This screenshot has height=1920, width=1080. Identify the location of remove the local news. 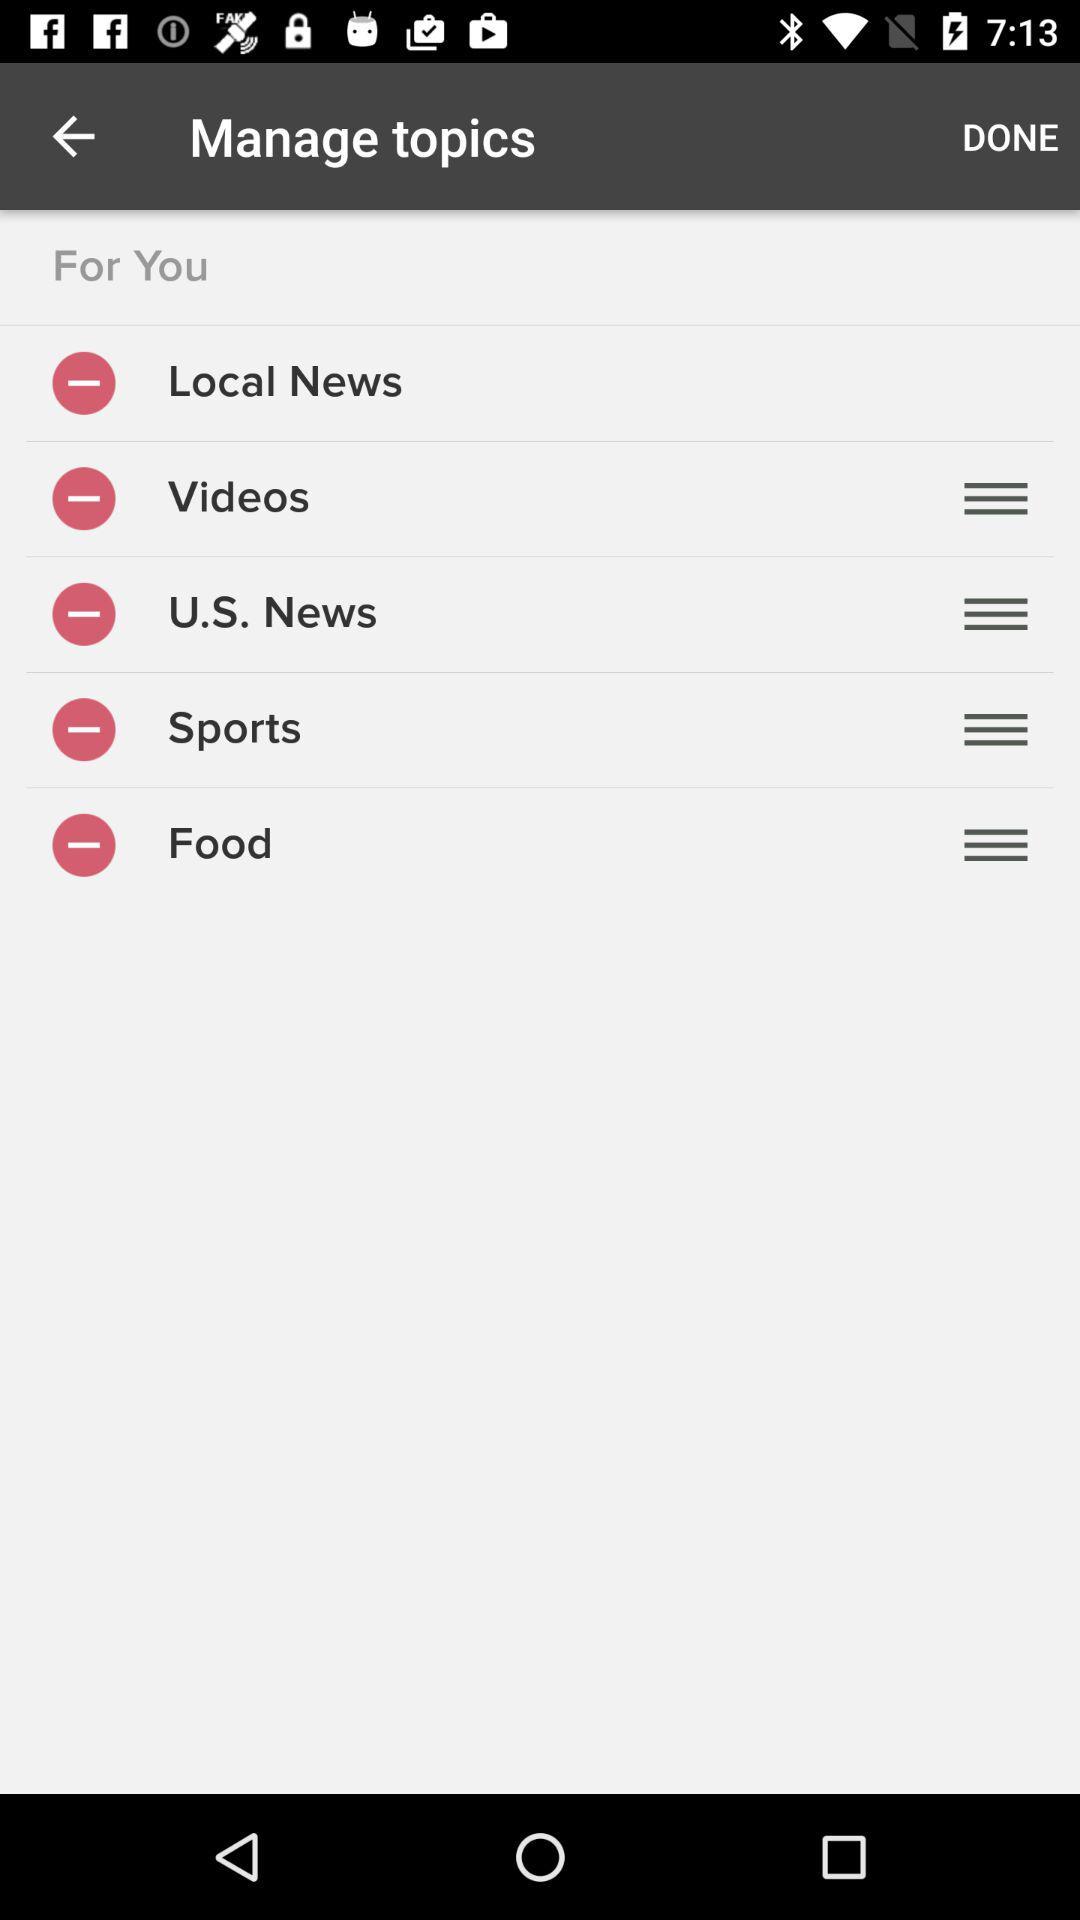
(83, 383).